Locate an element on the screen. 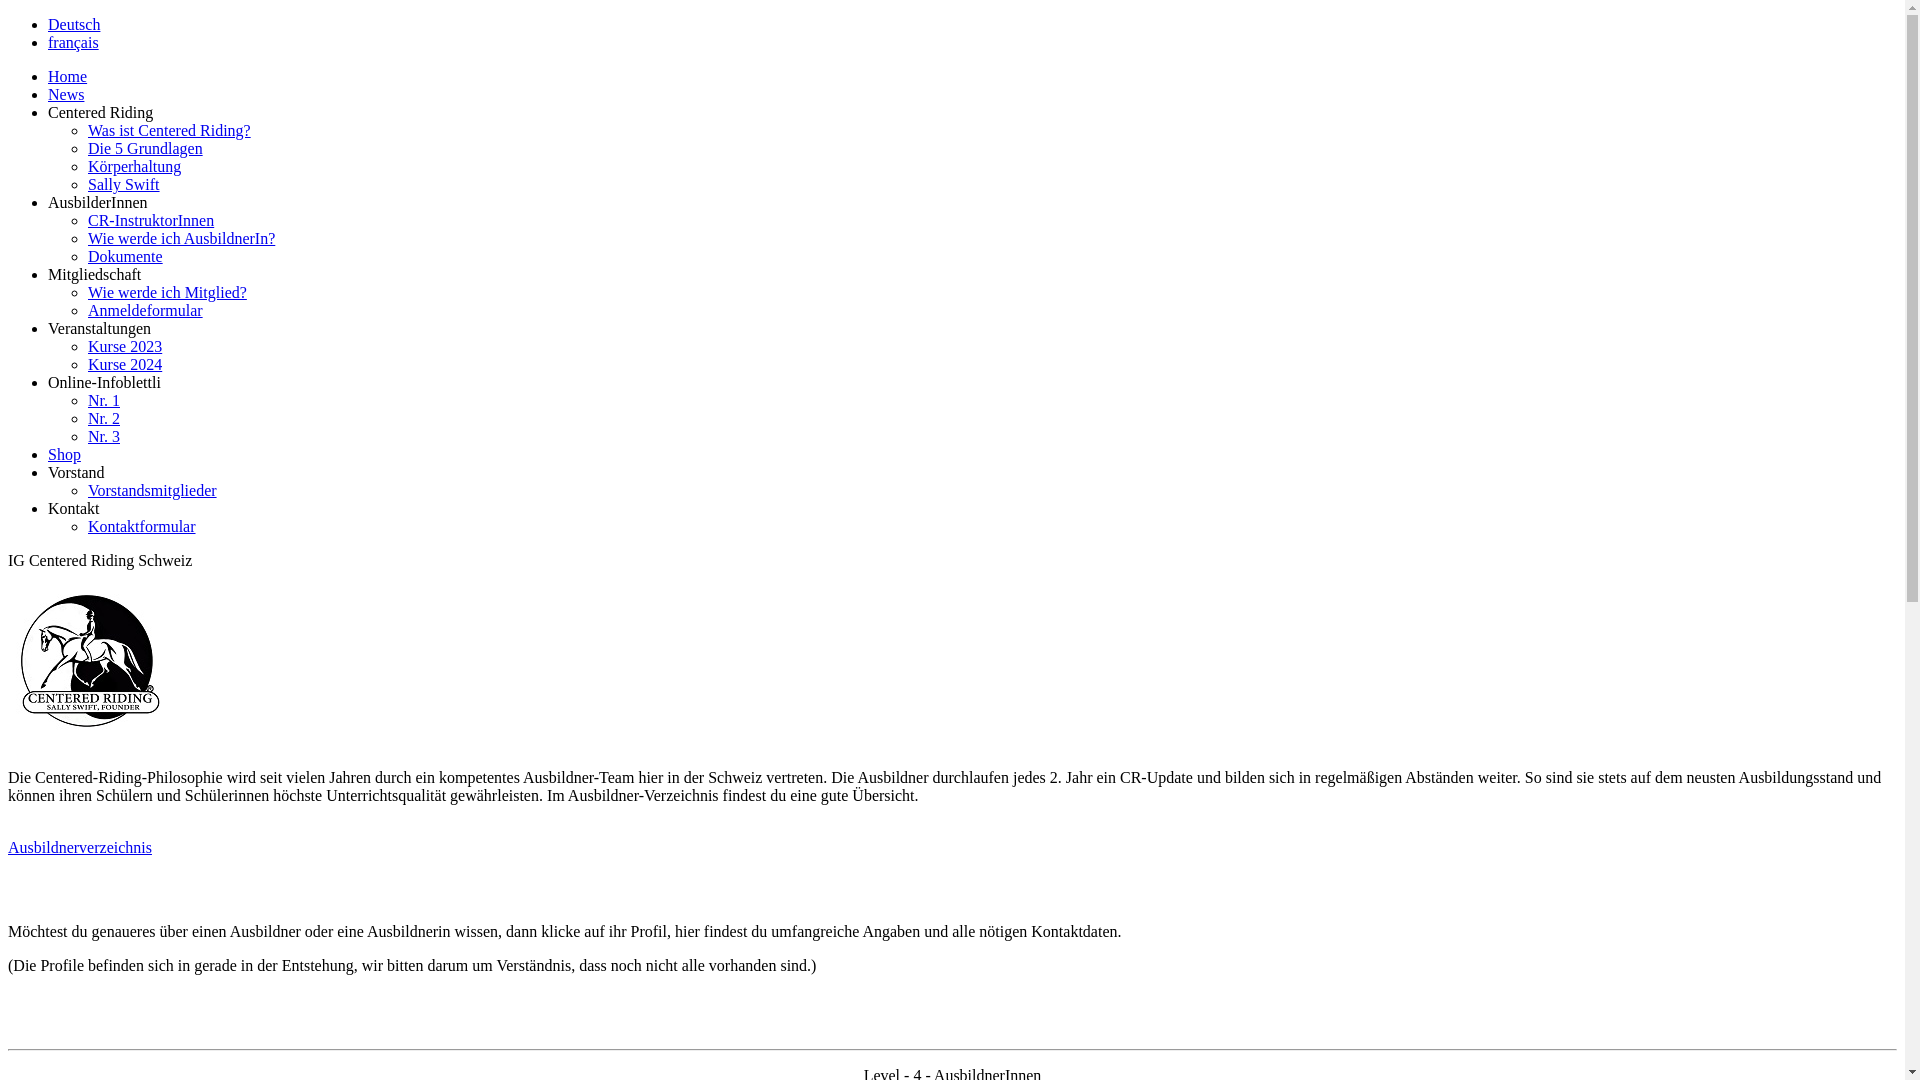 The width and height of the screenshot is (1920, 1080). 'Was ist Centered Riding?' is located at coordinates (169, 130).